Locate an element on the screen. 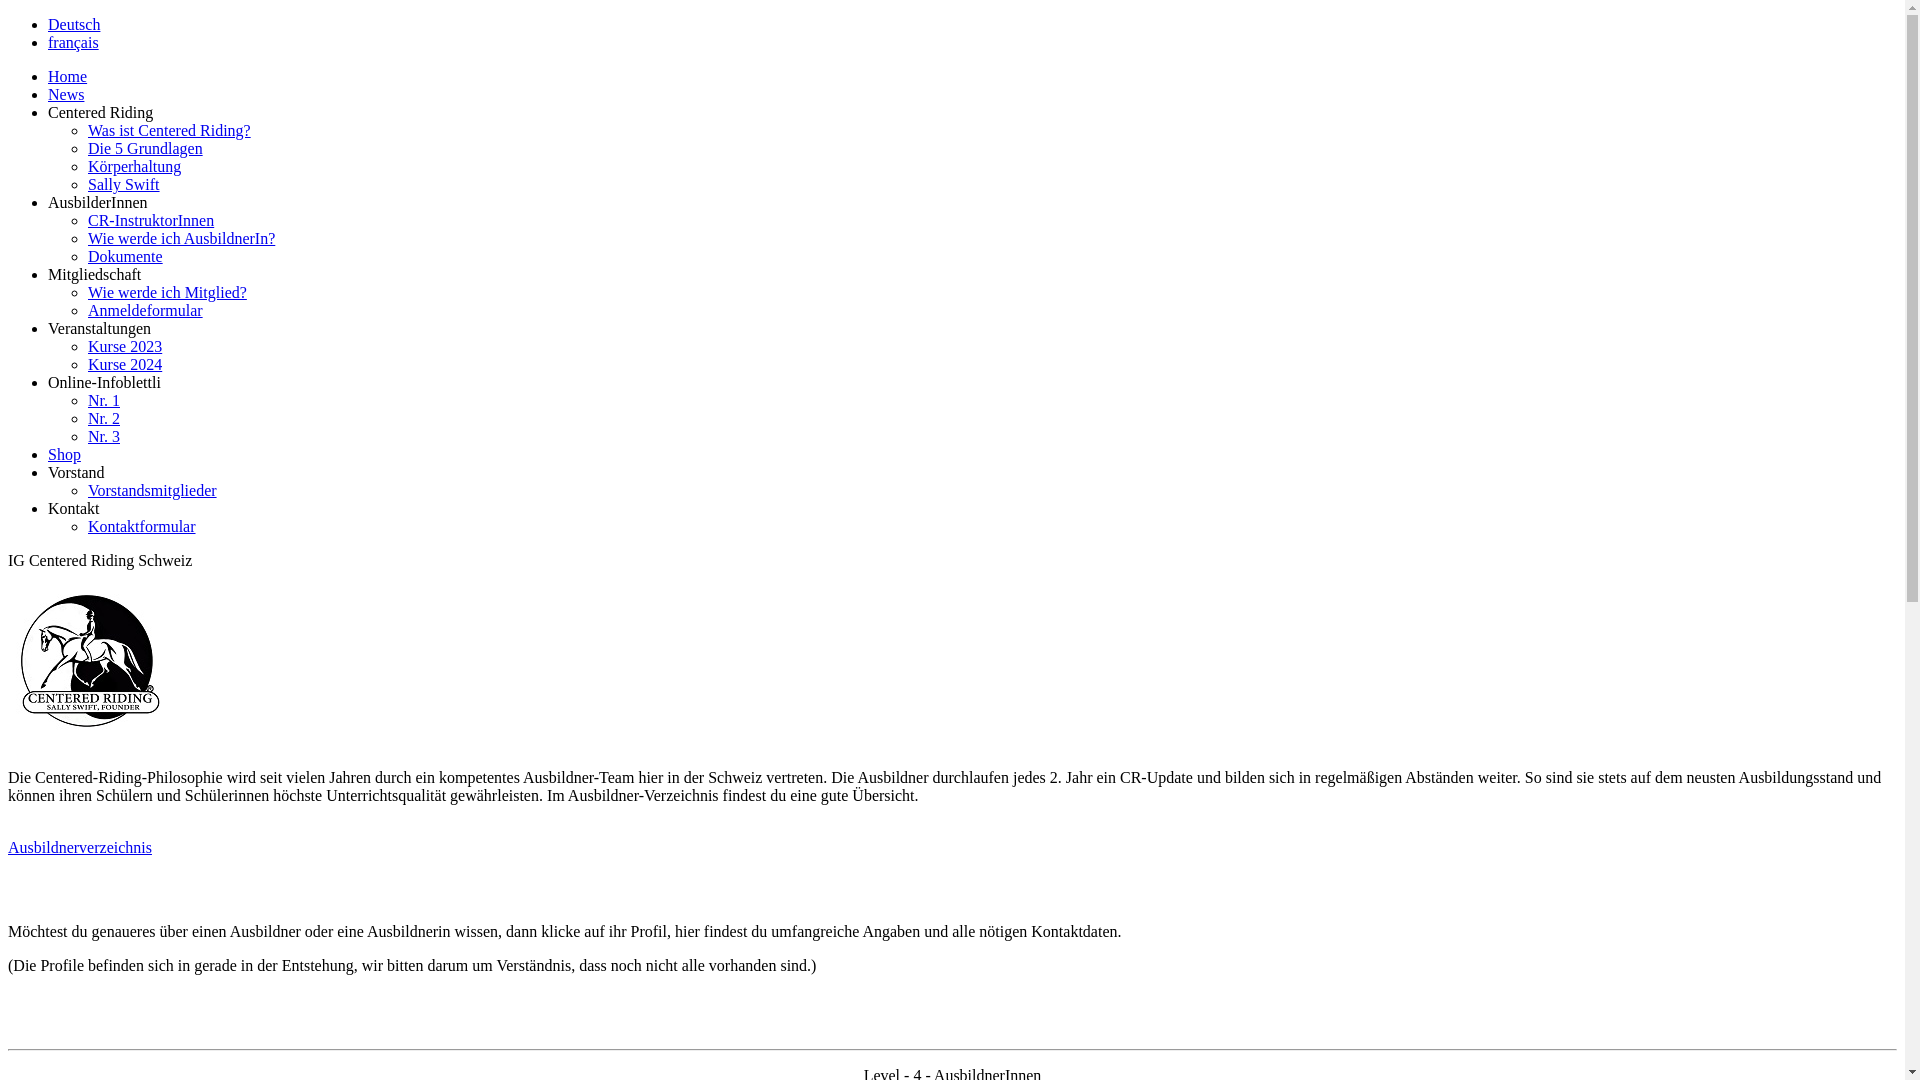 The width and height of the screenshot is (1920, 1080). 'Was ist Centered Riding?' is located at coordinates (169, 130).